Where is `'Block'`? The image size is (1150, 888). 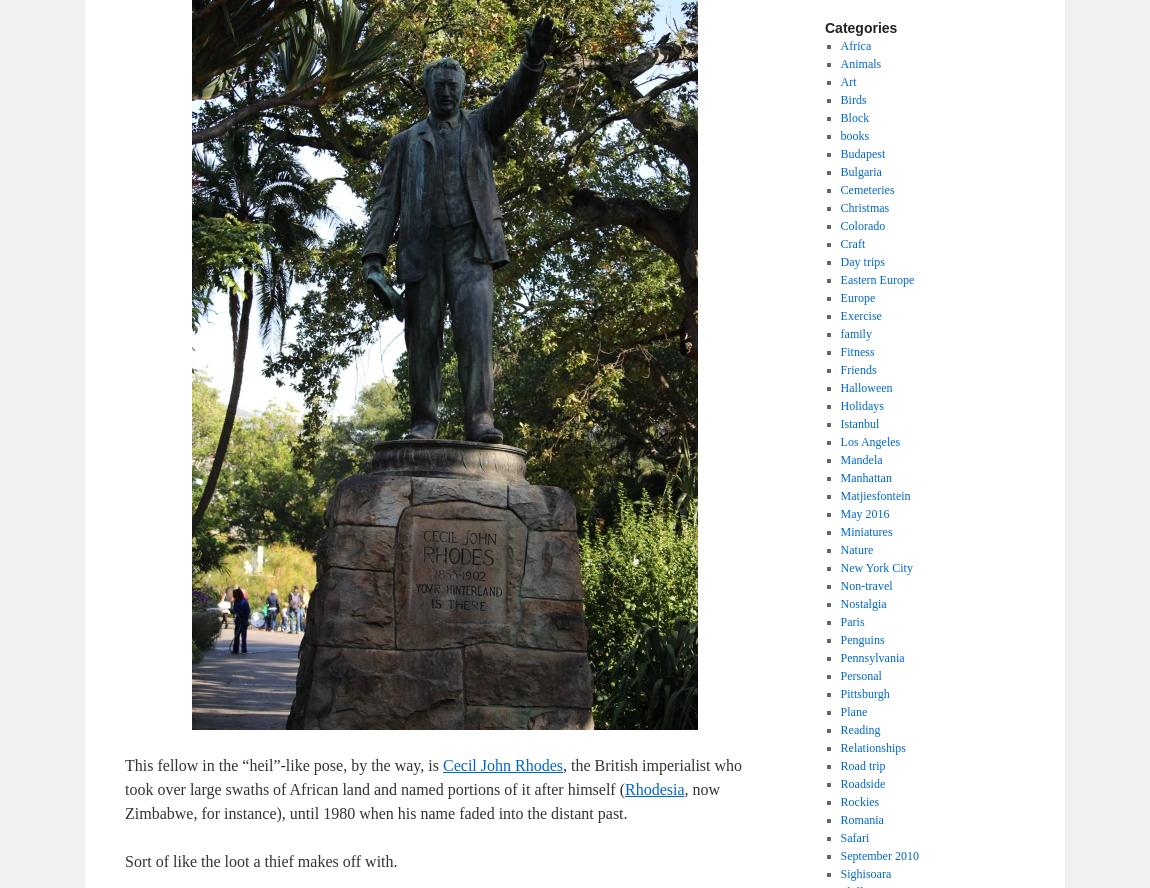
'Block' is located at coordinates (838, 118).